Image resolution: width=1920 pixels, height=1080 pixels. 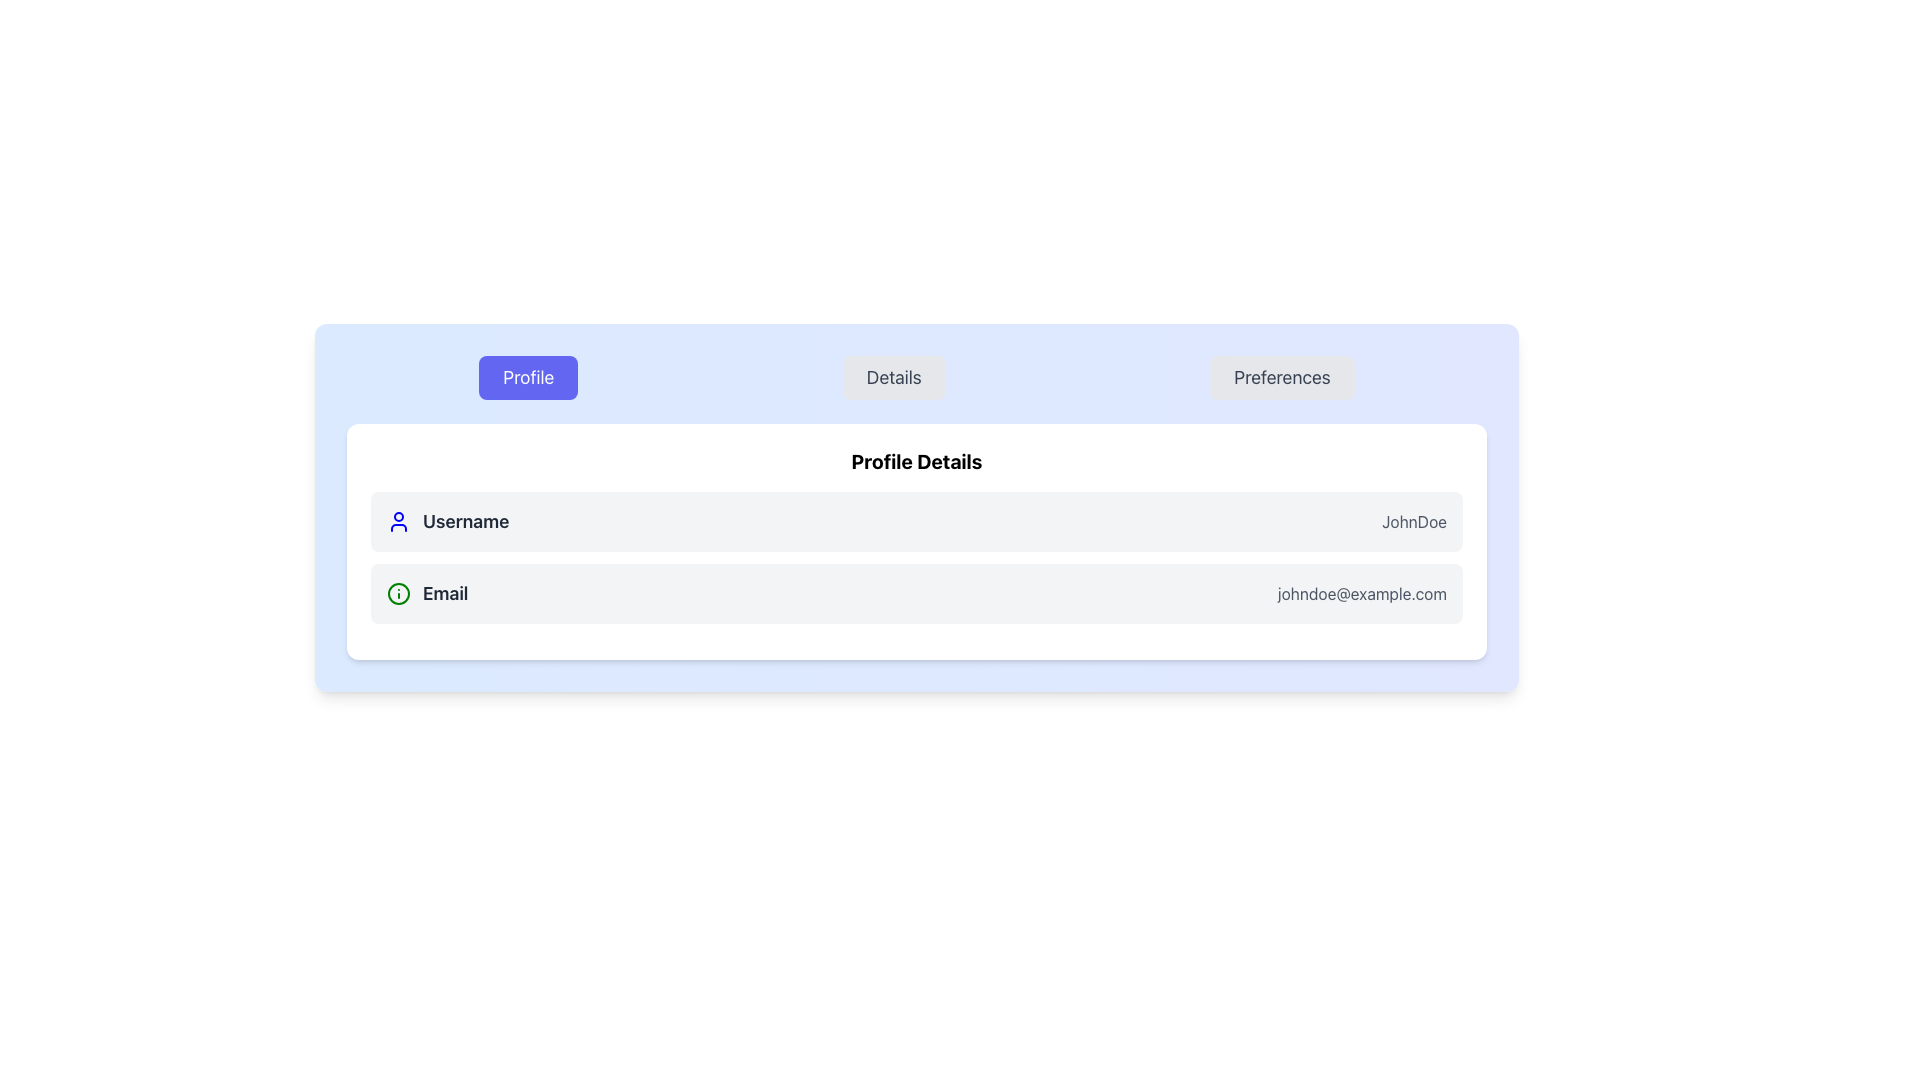 What do you see at coordinates (528, 378) in the screenshot?
I see `the 'Profile' button, which is the first button in a horizontal arrangement with an indigo background and white text` at bounding box center [528, 378].